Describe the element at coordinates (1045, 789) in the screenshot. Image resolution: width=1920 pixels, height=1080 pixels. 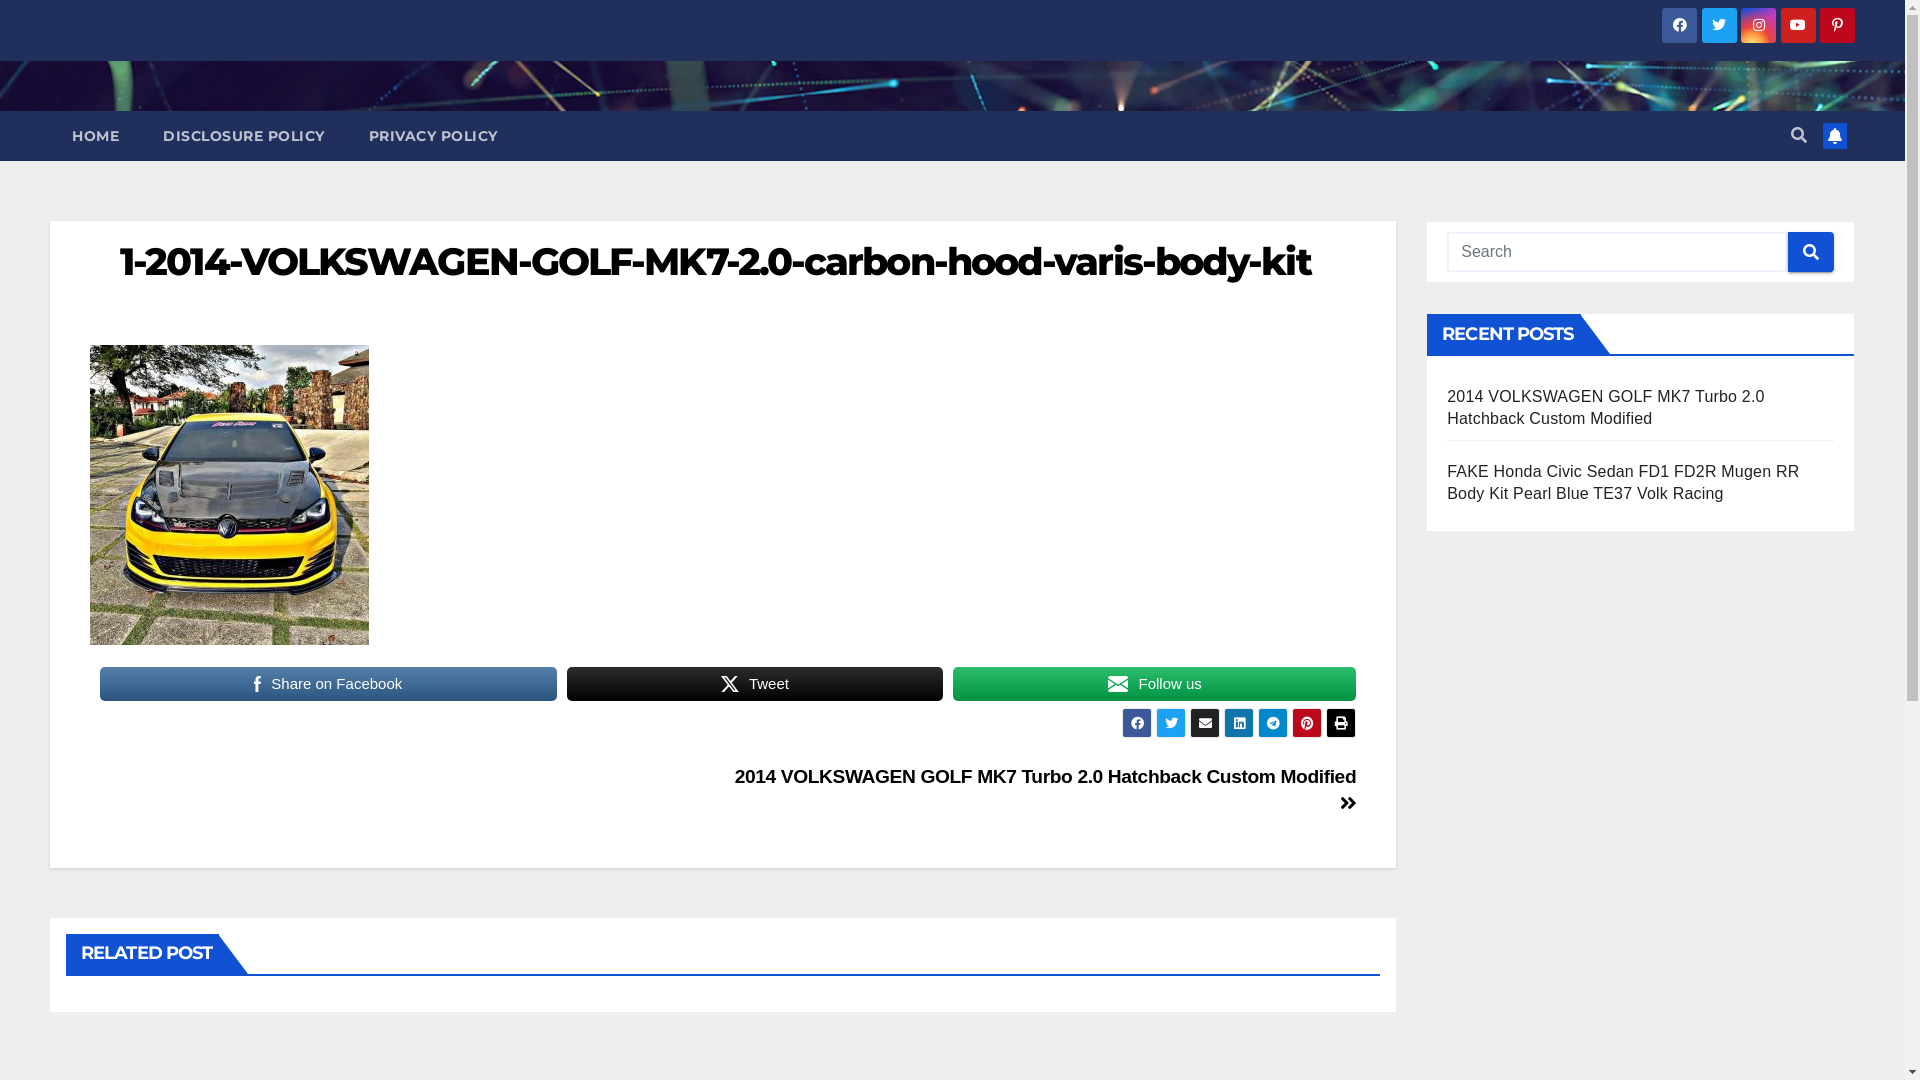
I see `'2014 VOLKSWAGEN GOLF MK7 Turbo 2.0 Hatchback Custom Modified'` at that location.